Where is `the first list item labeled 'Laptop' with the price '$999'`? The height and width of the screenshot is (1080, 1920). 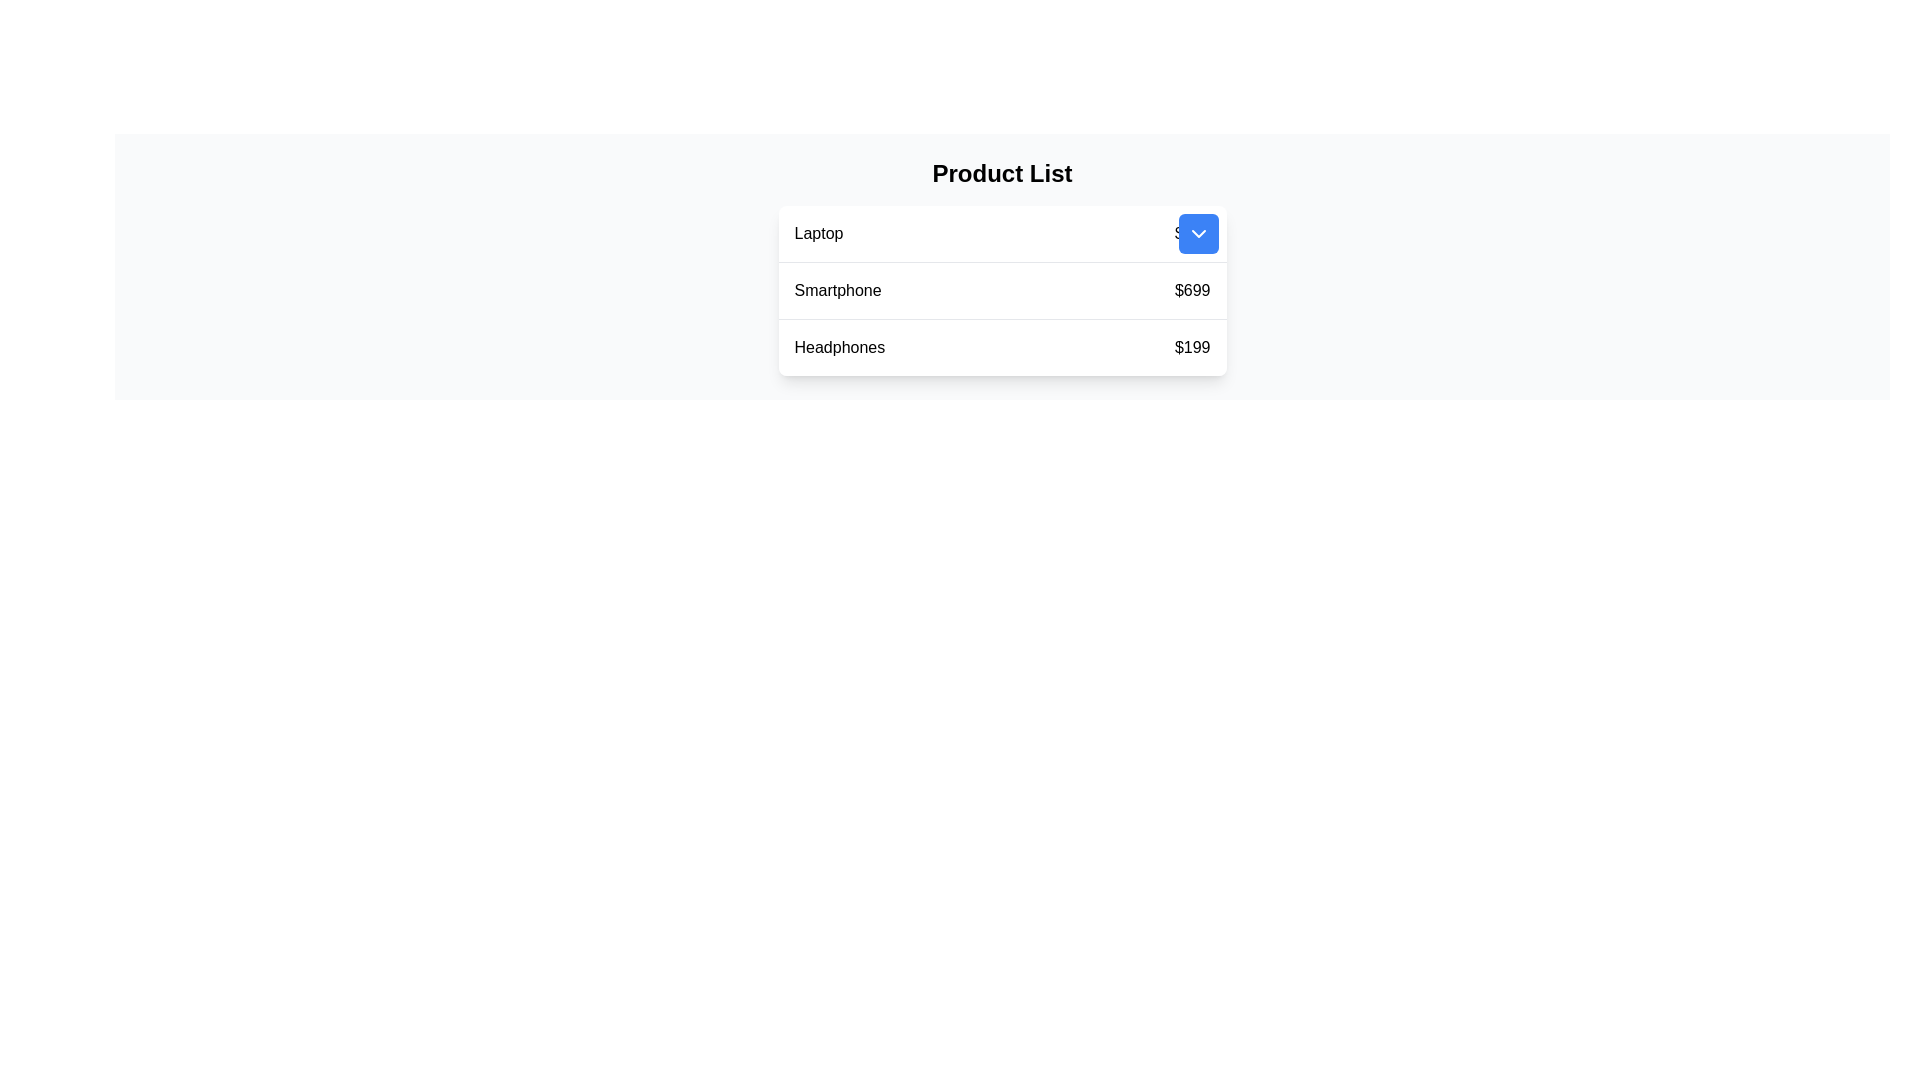 the first list item labeled 'Laptop' with the price '$999' is located at coordinates (1002, 233).